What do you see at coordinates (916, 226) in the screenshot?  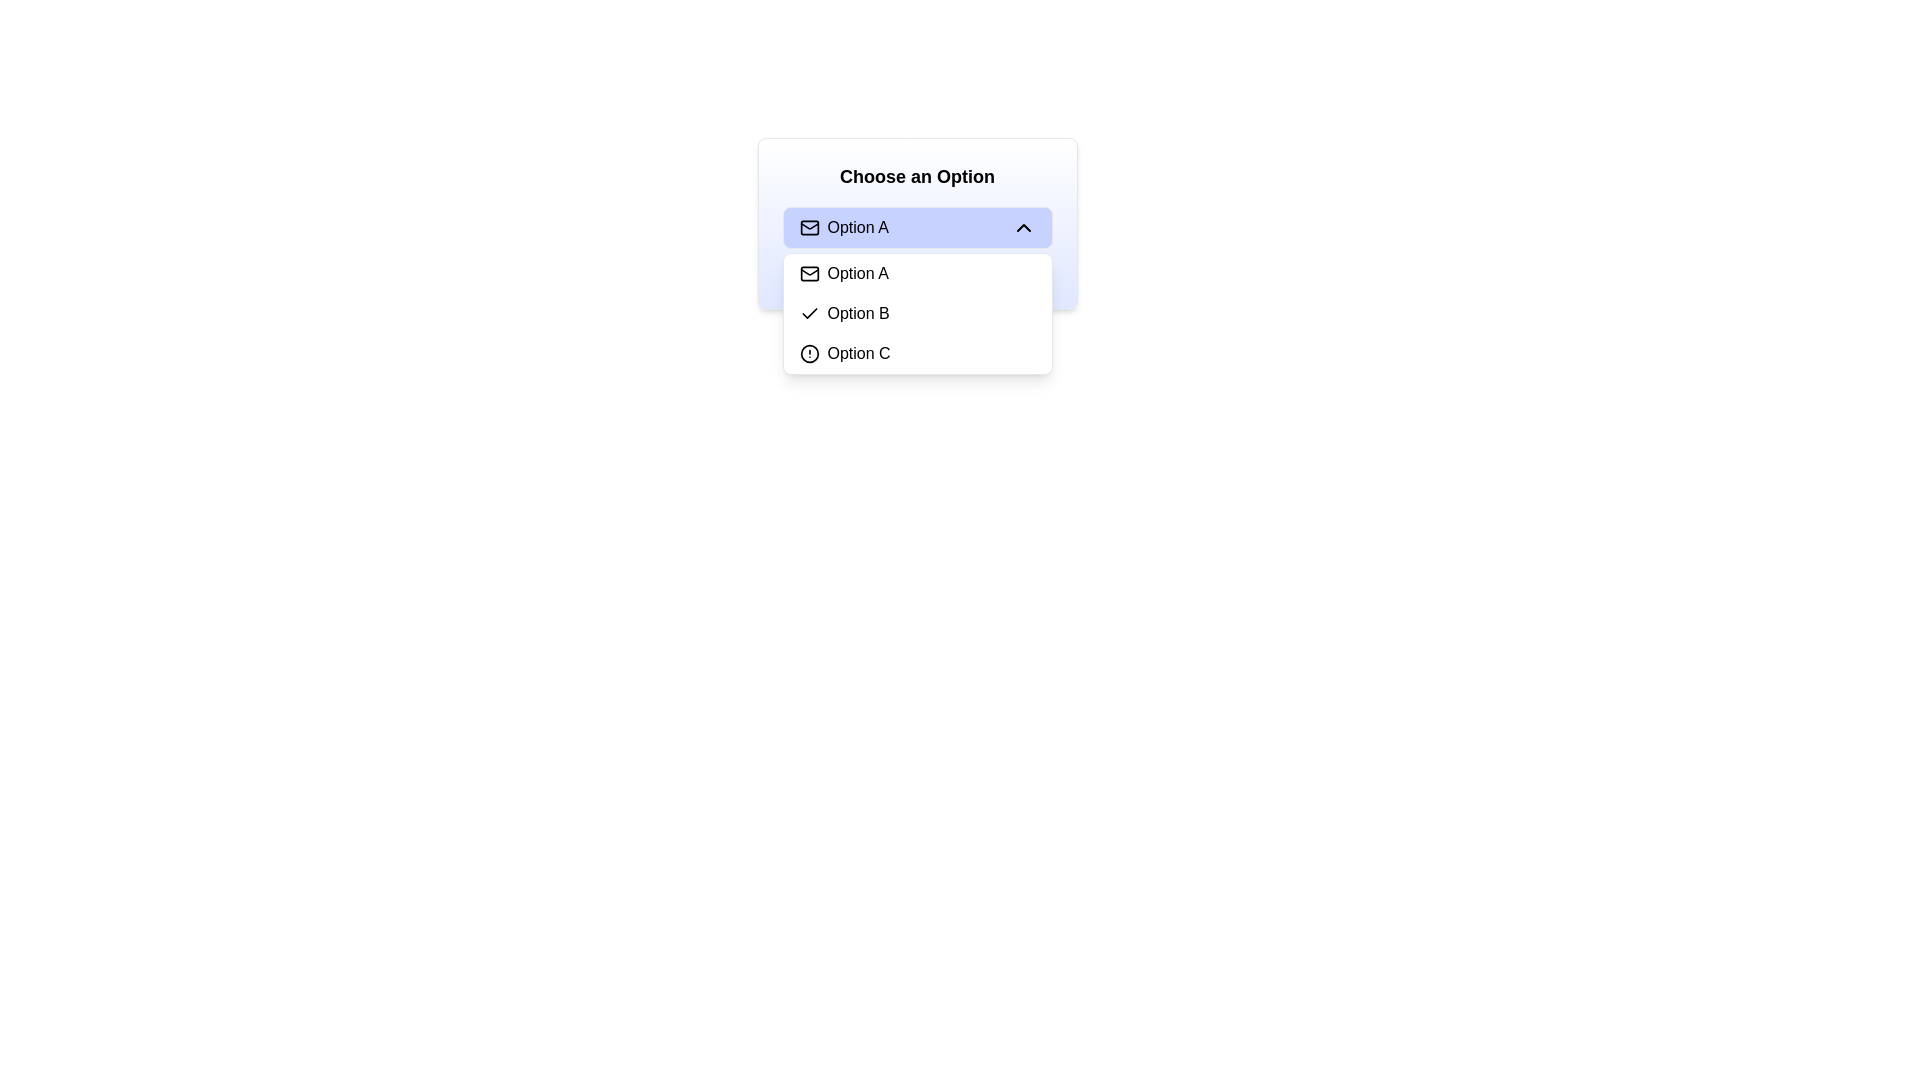 I see `the dropdown menu trigger located beneath the title 'Choose an Option'` at bounding box center [916, 226].